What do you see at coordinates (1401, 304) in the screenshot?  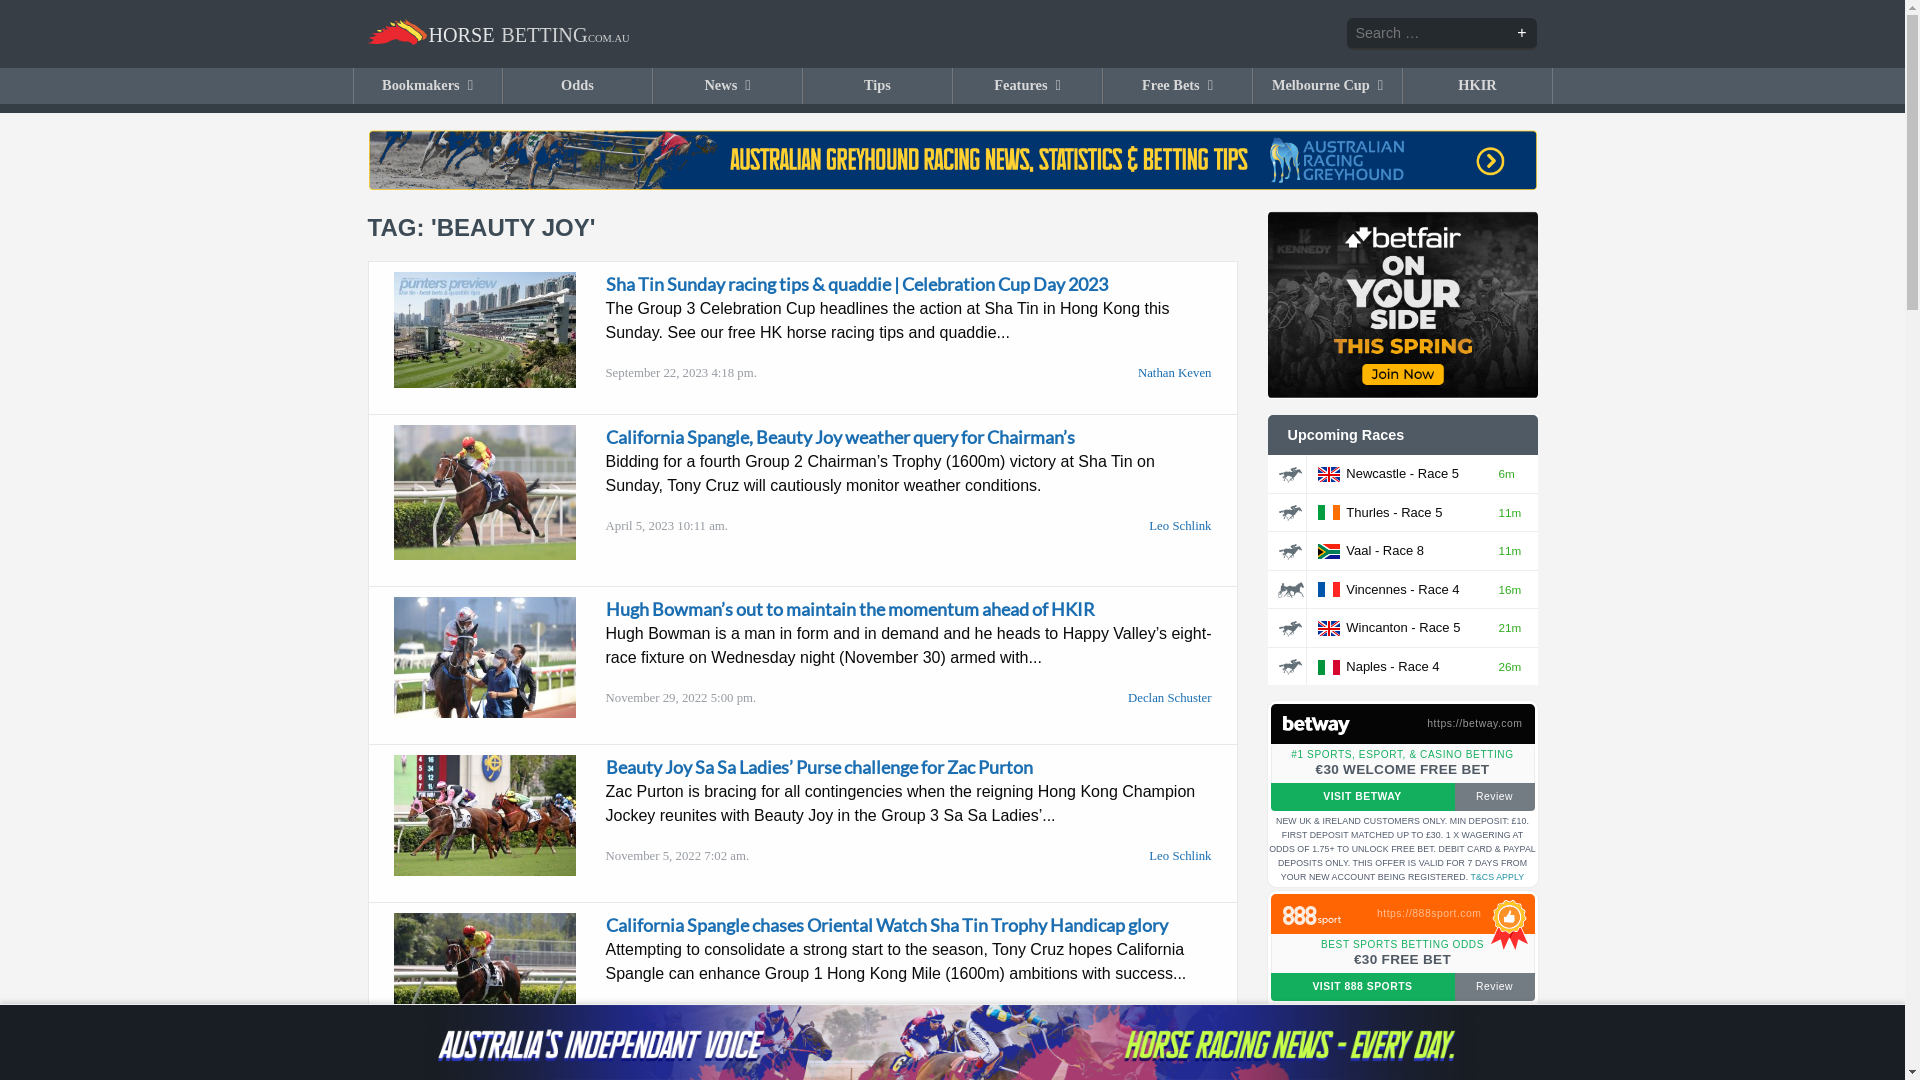 I see `'Betfair - ON YOUR SIDE'` at bounding box center [1401, 304].